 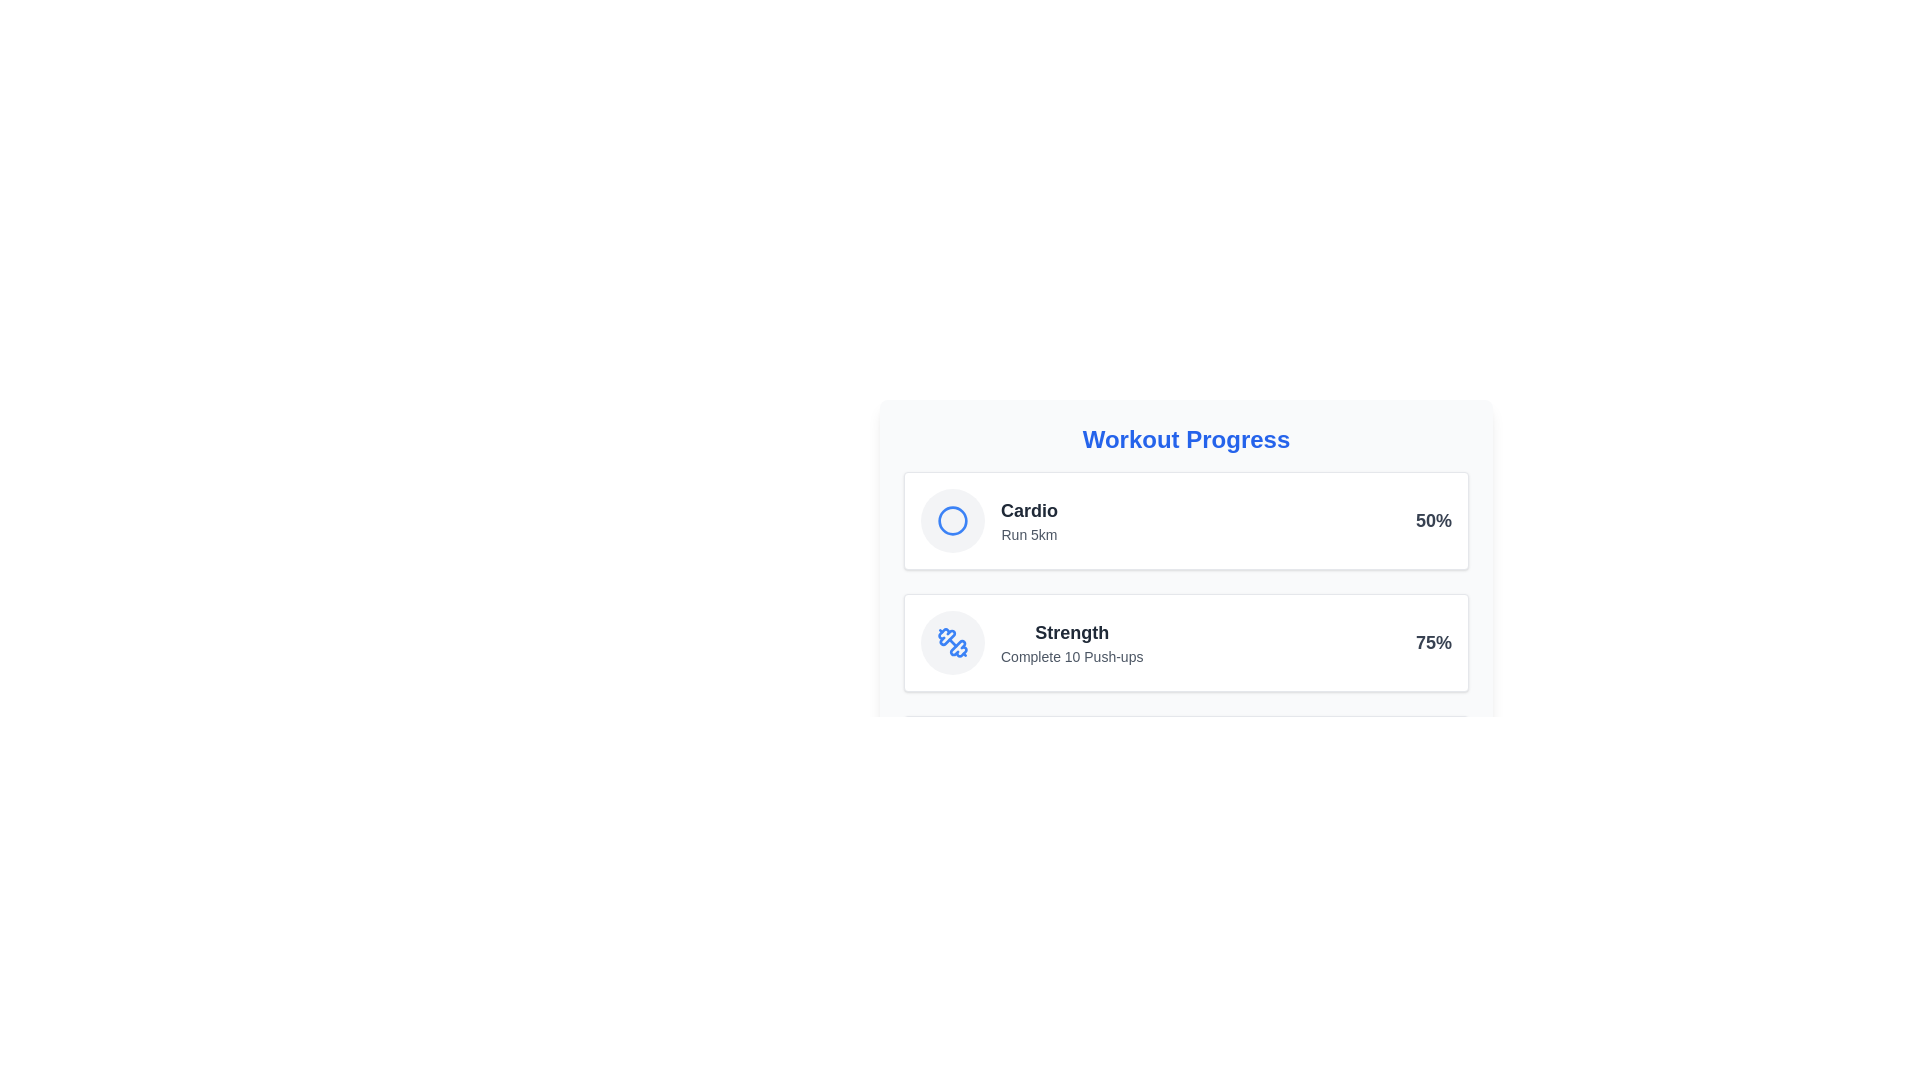 I want to click on the circular icon with a blue border and white fill located next to the text 'Cardio' in the 'Workout Progress' section, so click(x=952, y=519).